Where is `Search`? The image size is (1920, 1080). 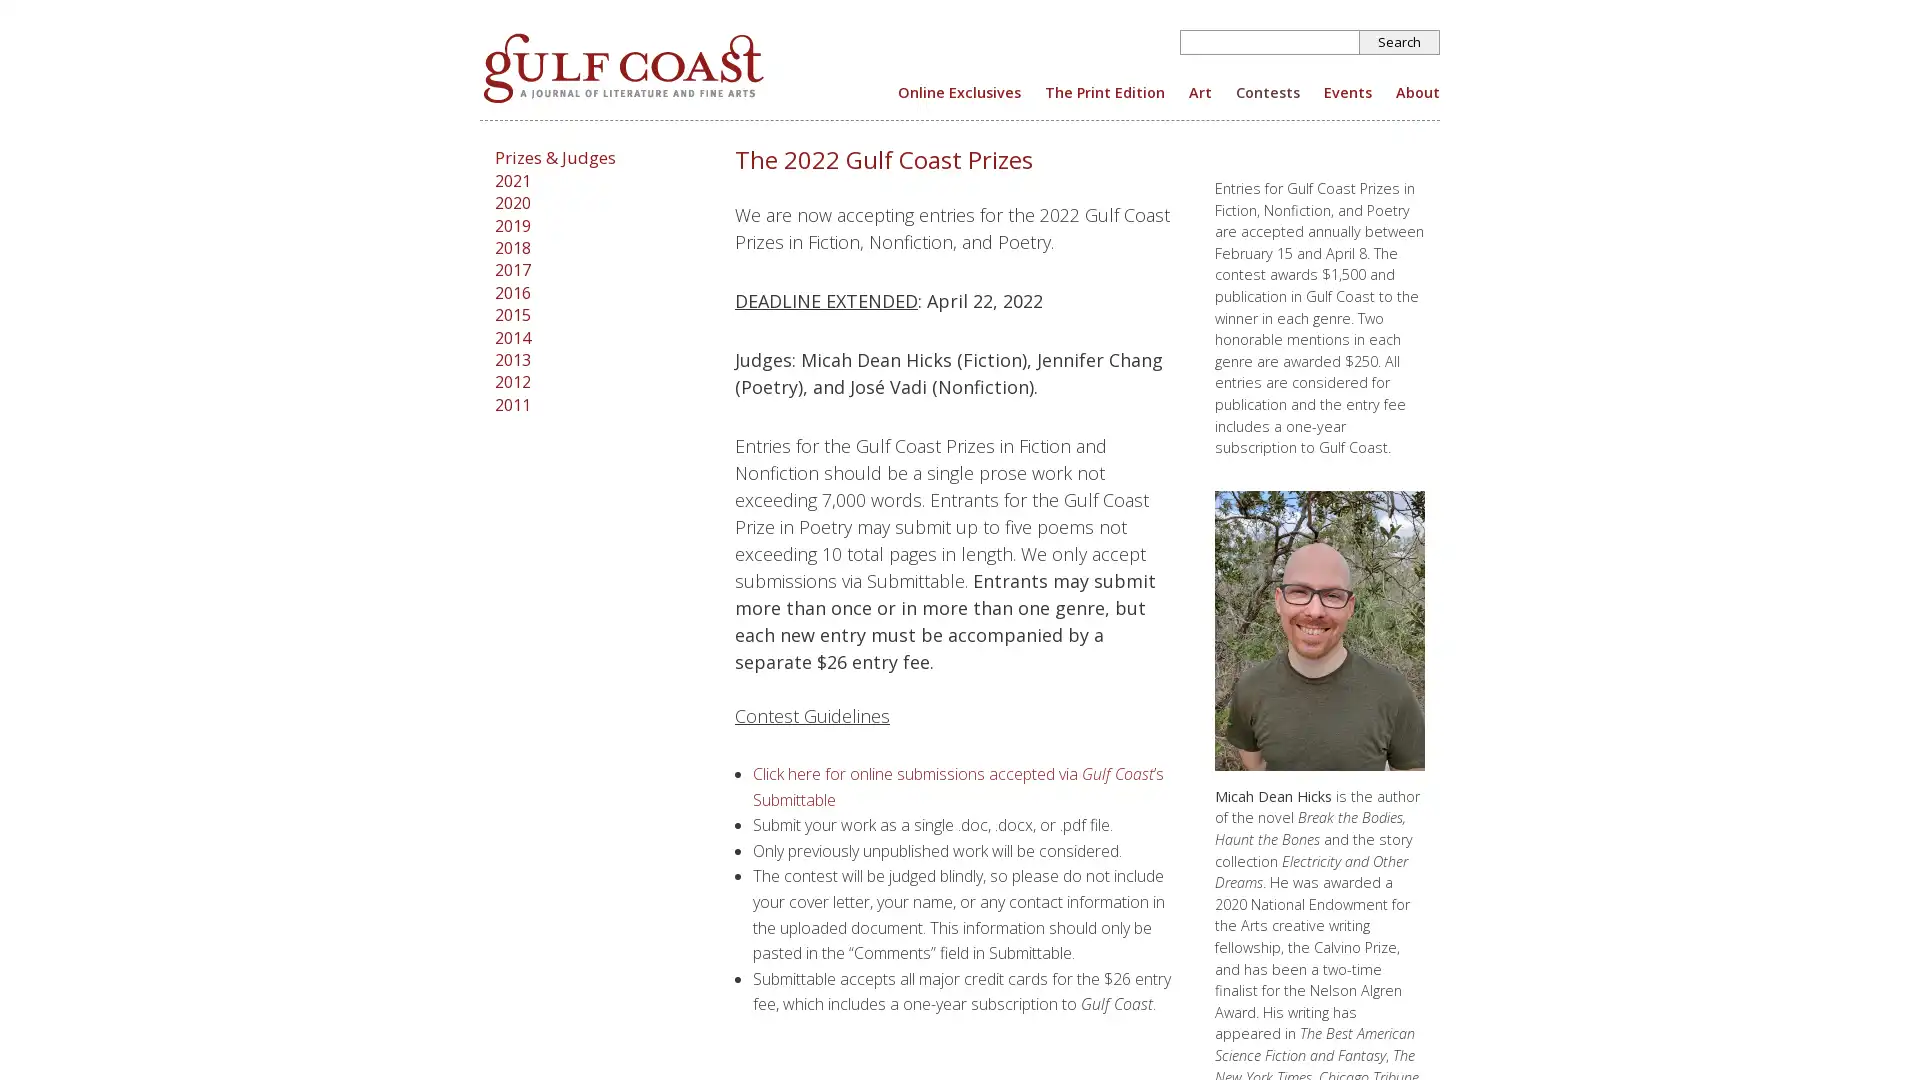 Search is located at coordinates (1399, 42).